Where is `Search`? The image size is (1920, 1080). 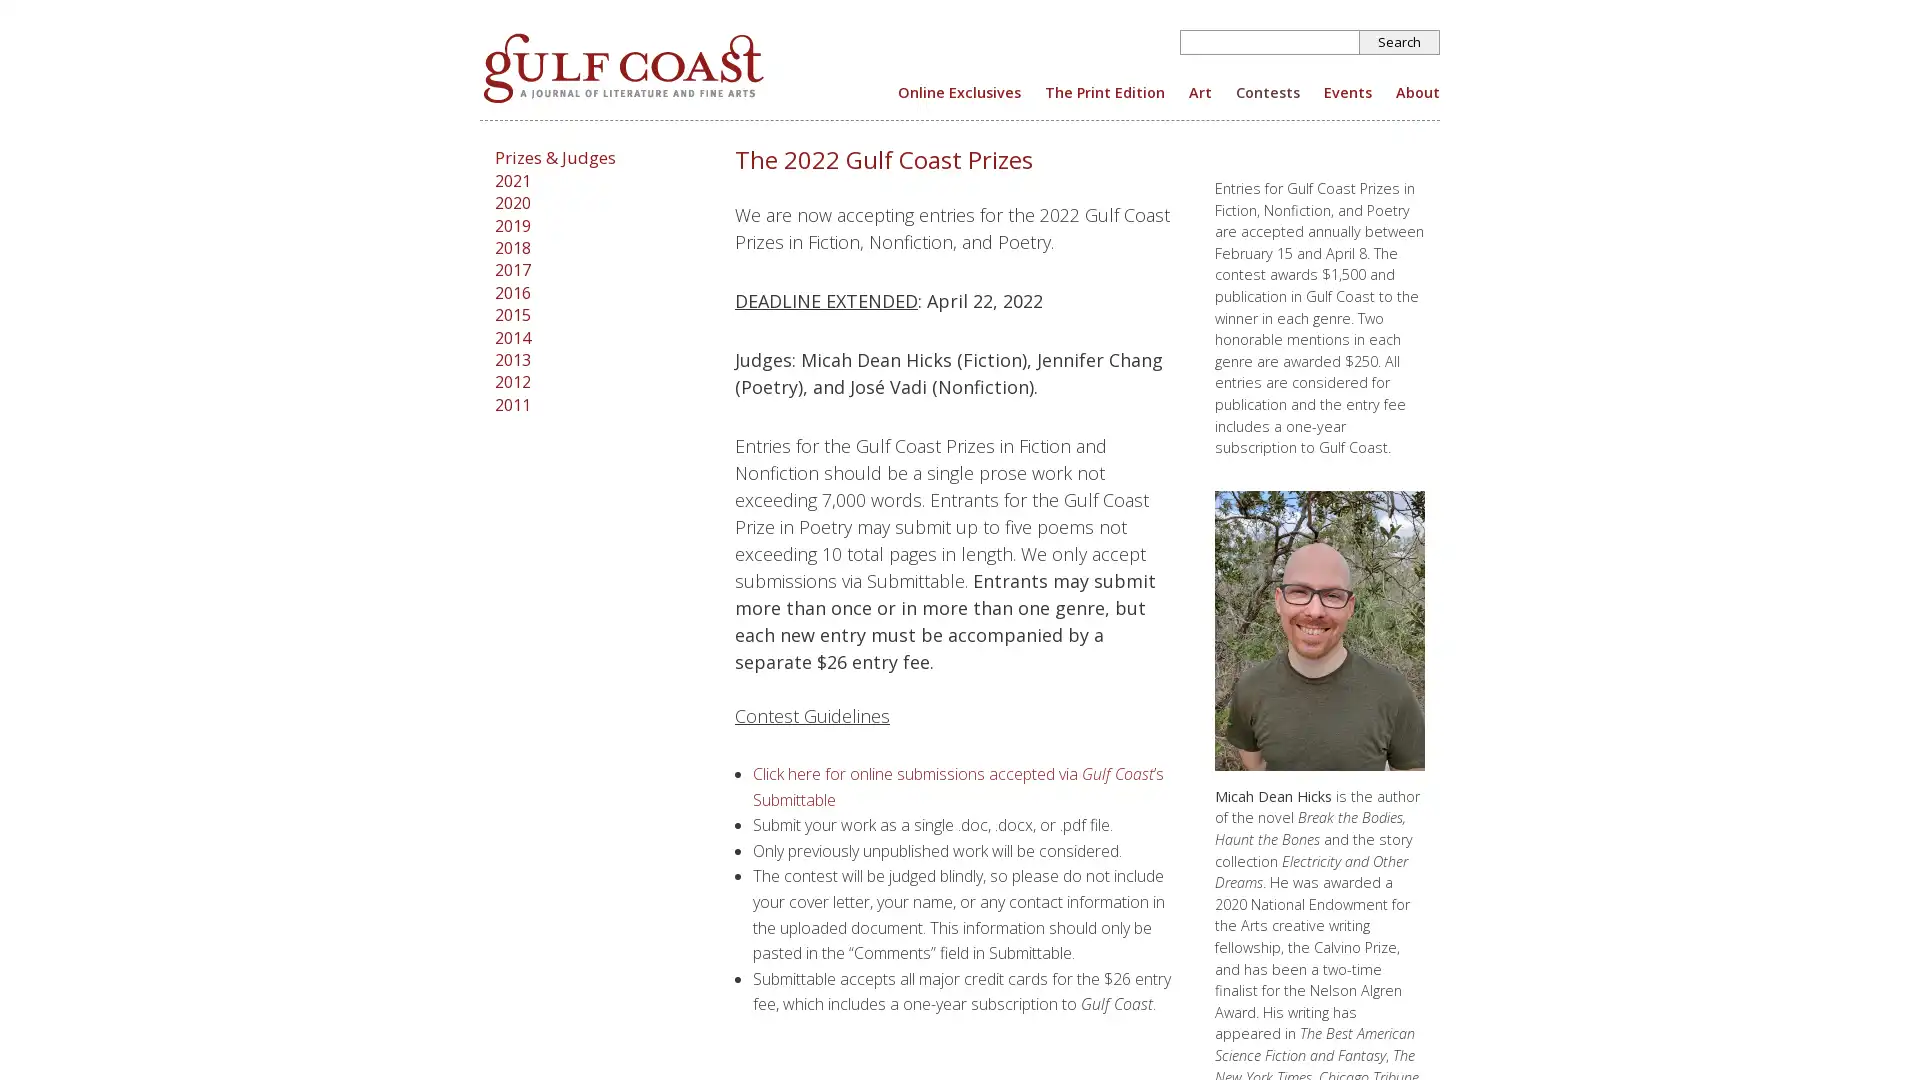 Search is located at coordinates (1399, 42).